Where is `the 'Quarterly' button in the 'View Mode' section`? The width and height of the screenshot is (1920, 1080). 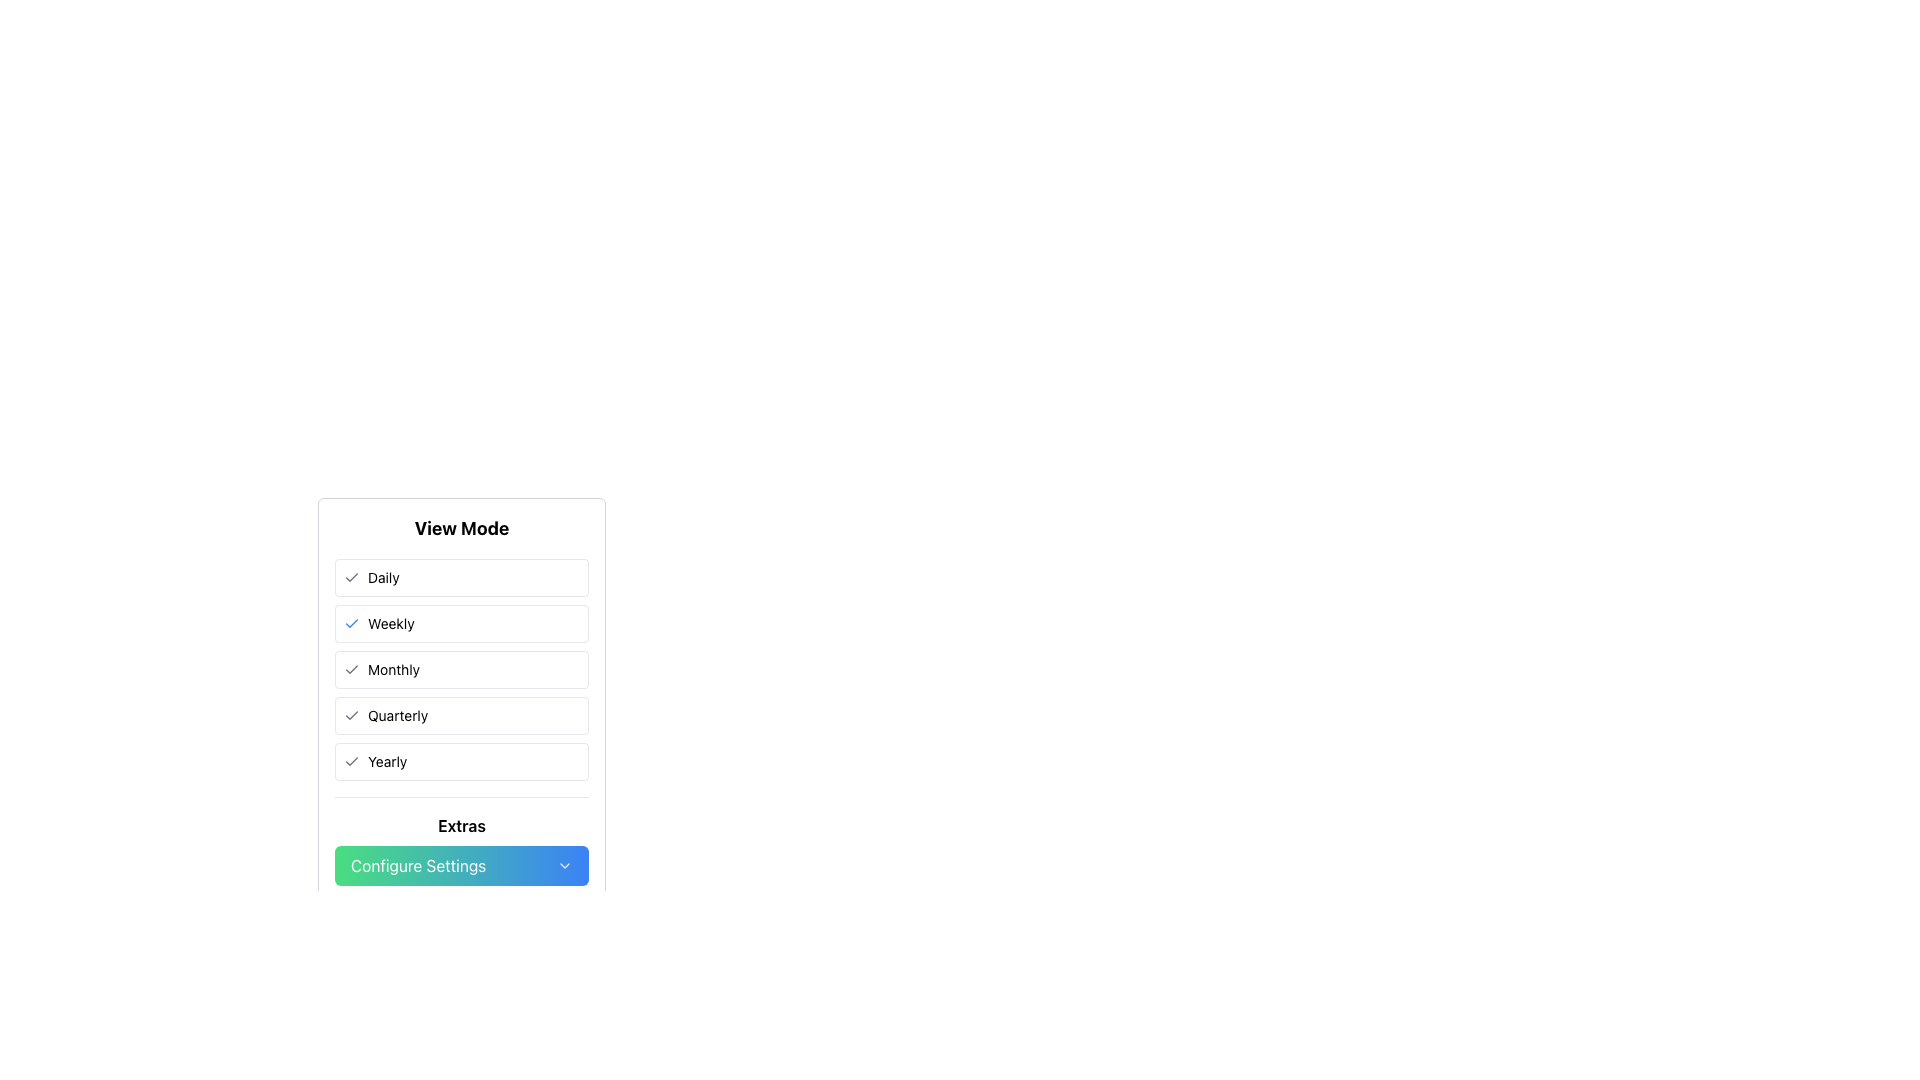
the 'Quarterly' button in the 'View Mode' section is located at coordinates (460, 698).